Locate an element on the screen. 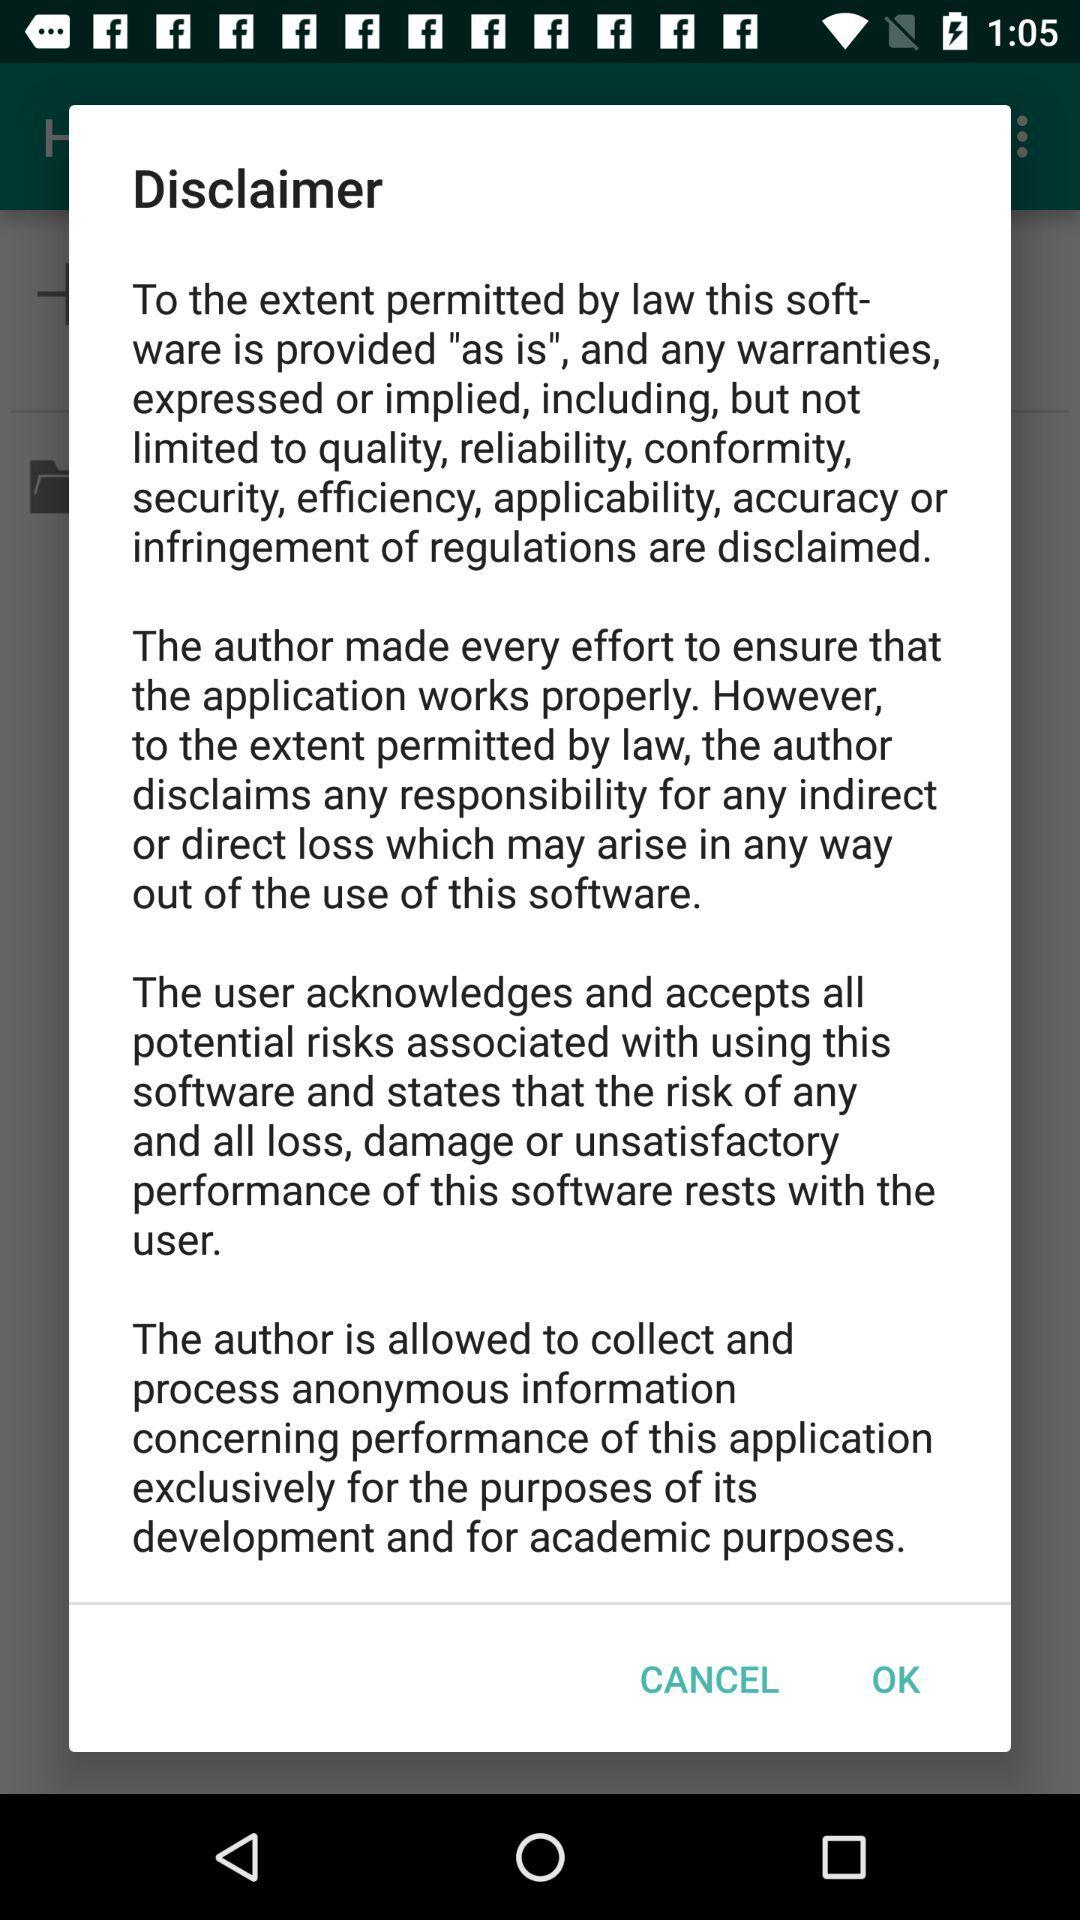 This screenshot has width=1080, height=1920. item at the bottom is located at coordinates (708, 1678).